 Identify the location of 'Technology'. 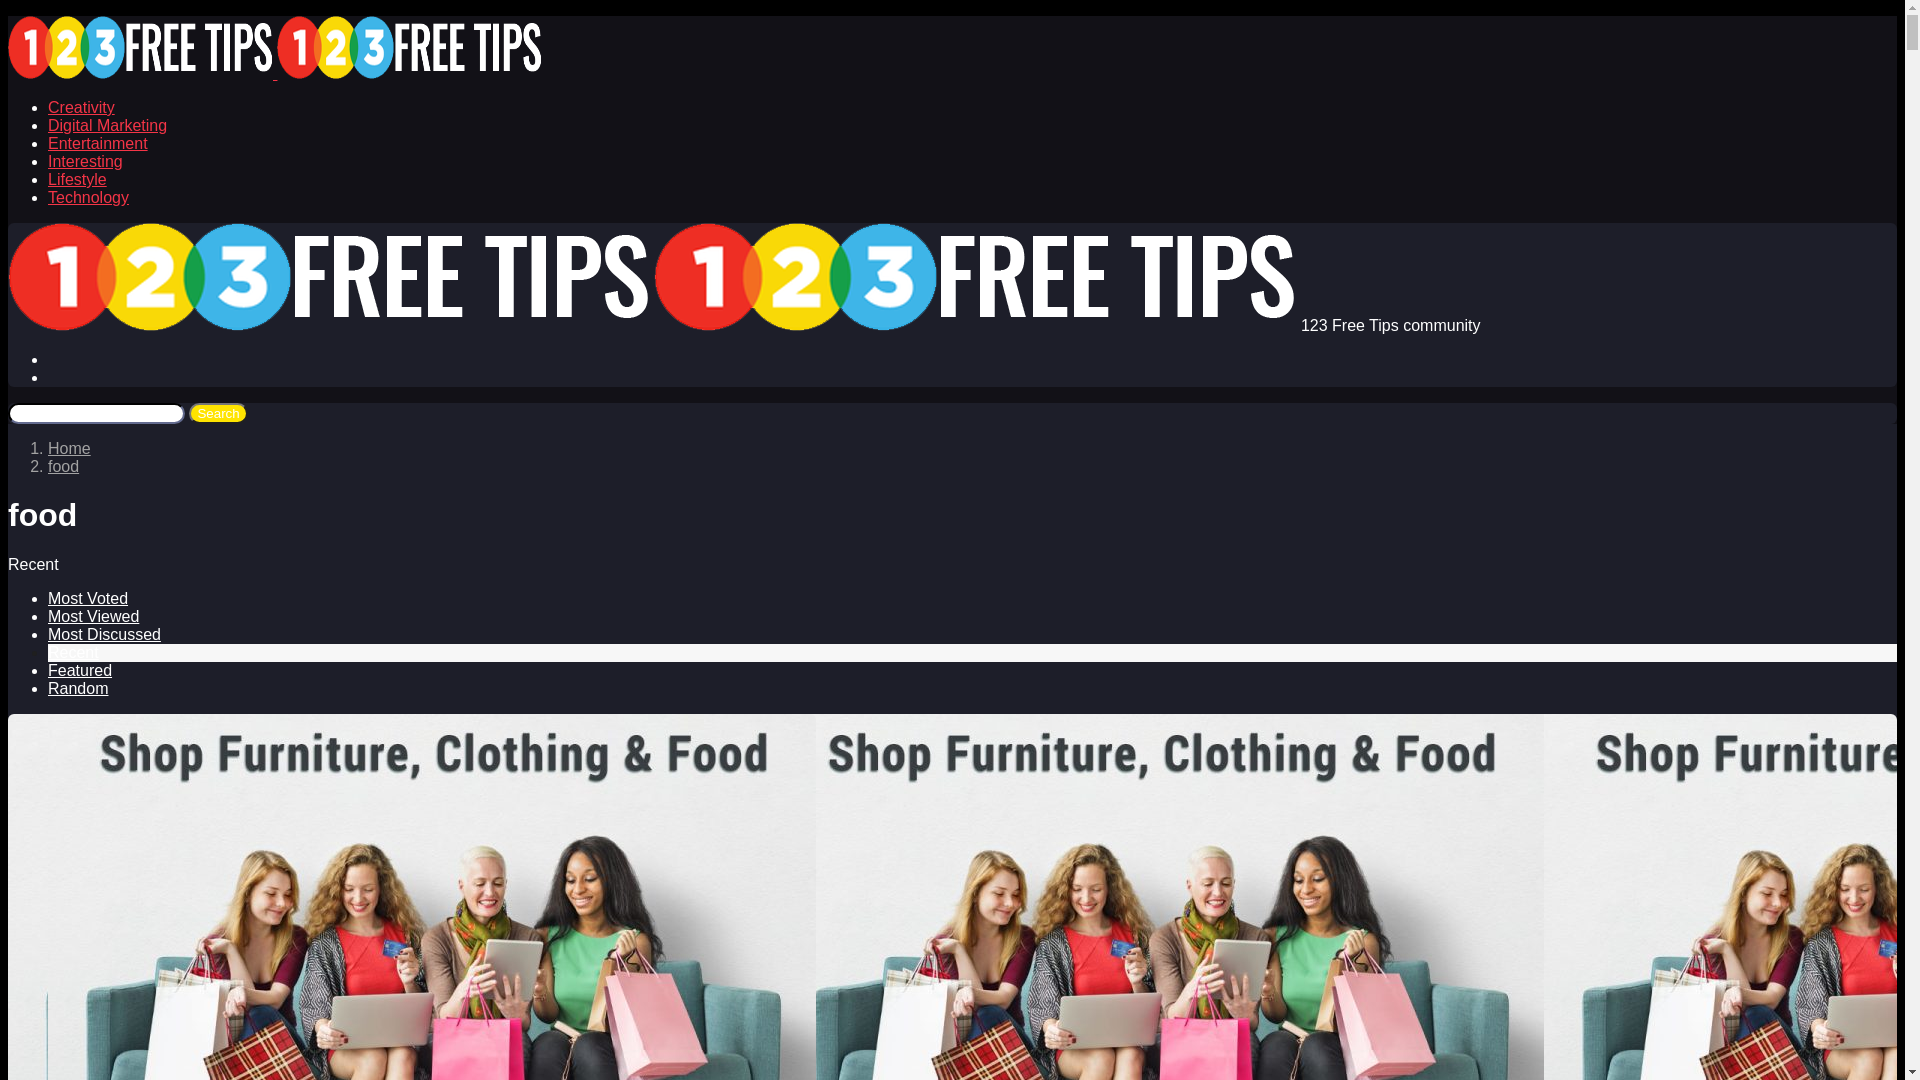
(87, 197).